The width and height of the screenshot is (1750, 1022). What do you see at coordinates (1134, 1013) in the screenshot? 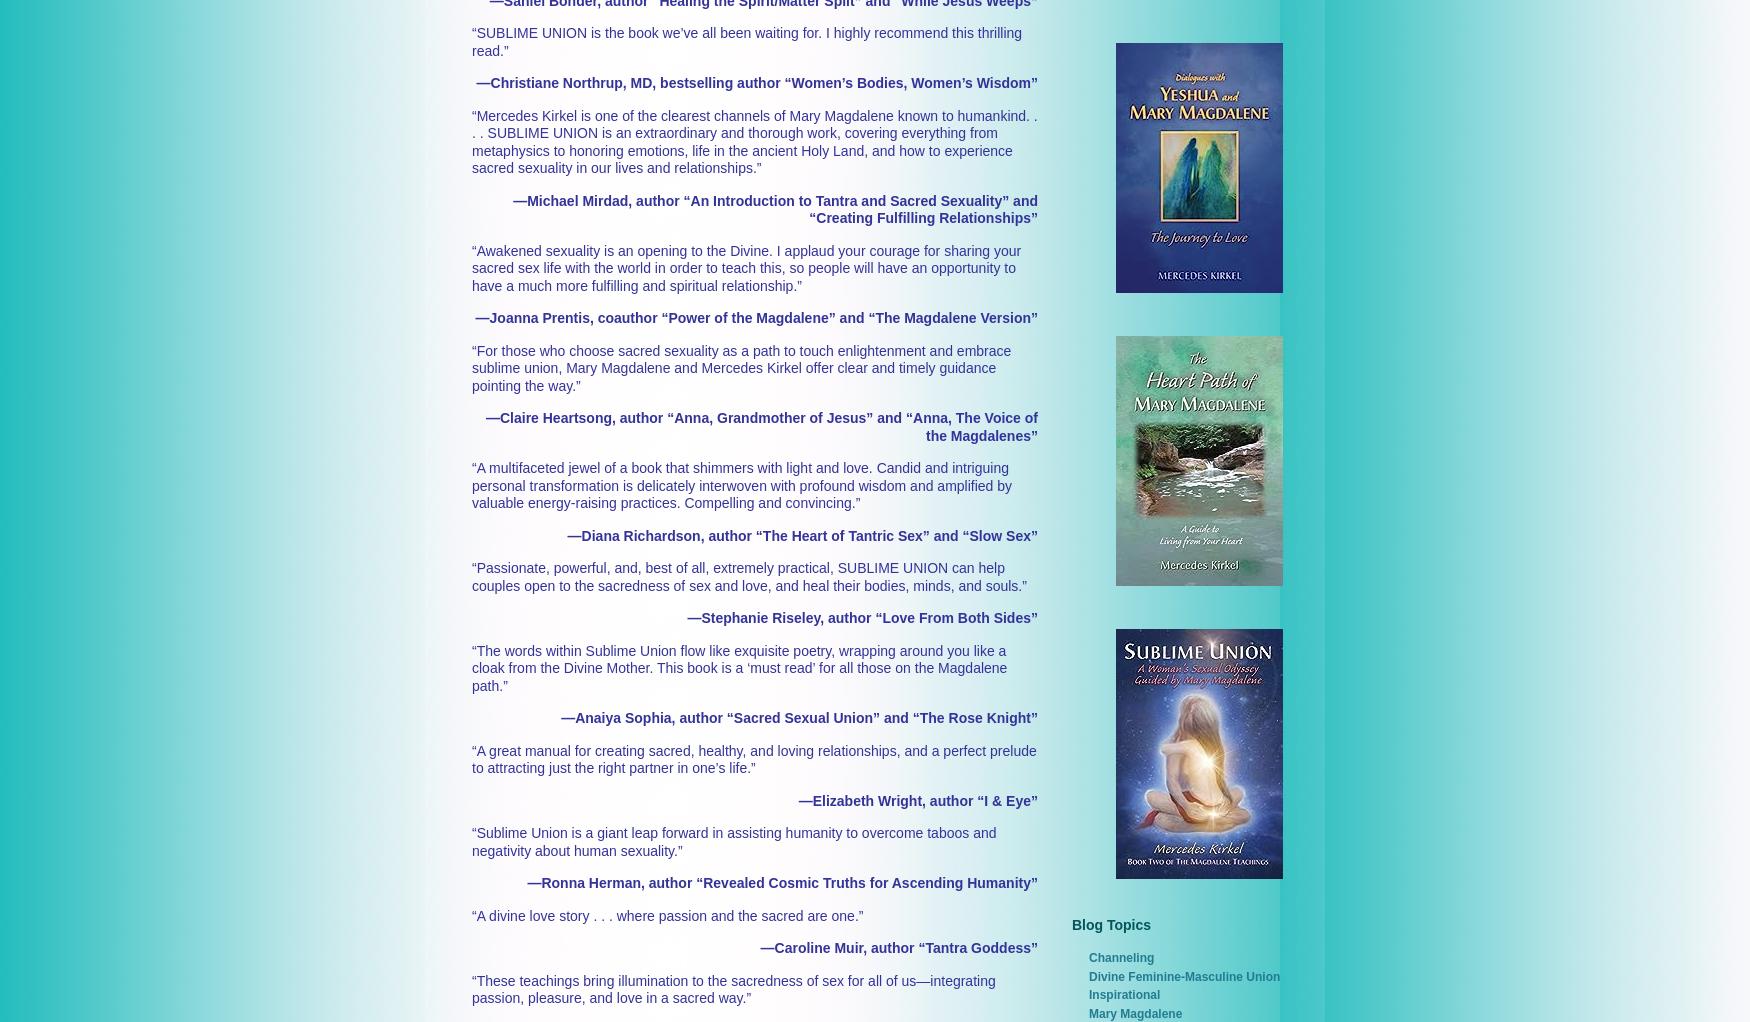
I see `'Mary Magdalene'` at bounding box center [1134, 1013].